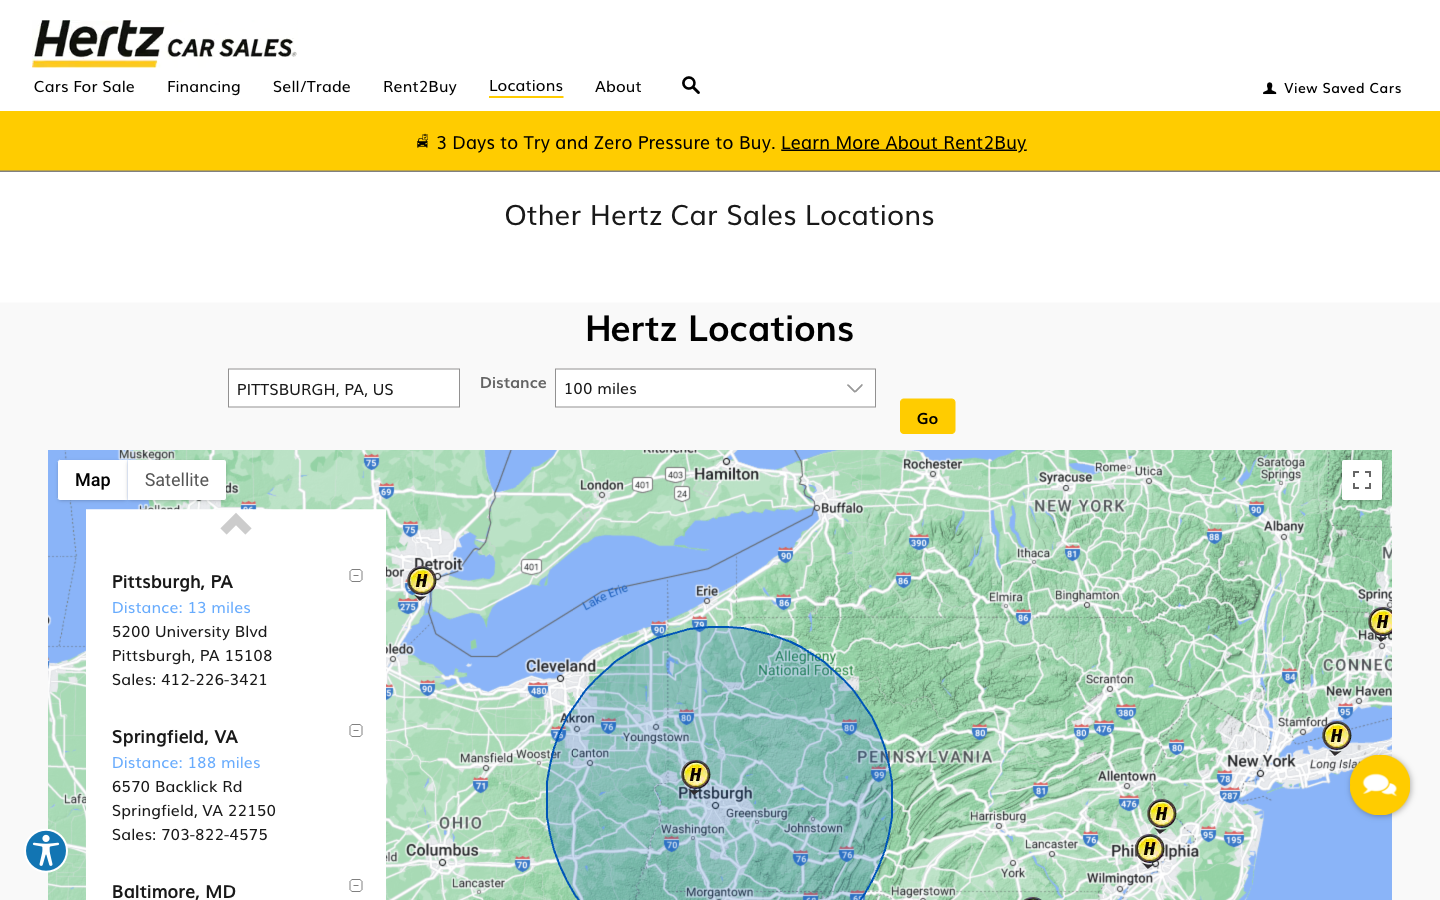 This screenshot has width=1440, height=900. Describe the element at coordinates (173, 734) in the screenshot. I see `See more detail in Springfield, VA` at that location.